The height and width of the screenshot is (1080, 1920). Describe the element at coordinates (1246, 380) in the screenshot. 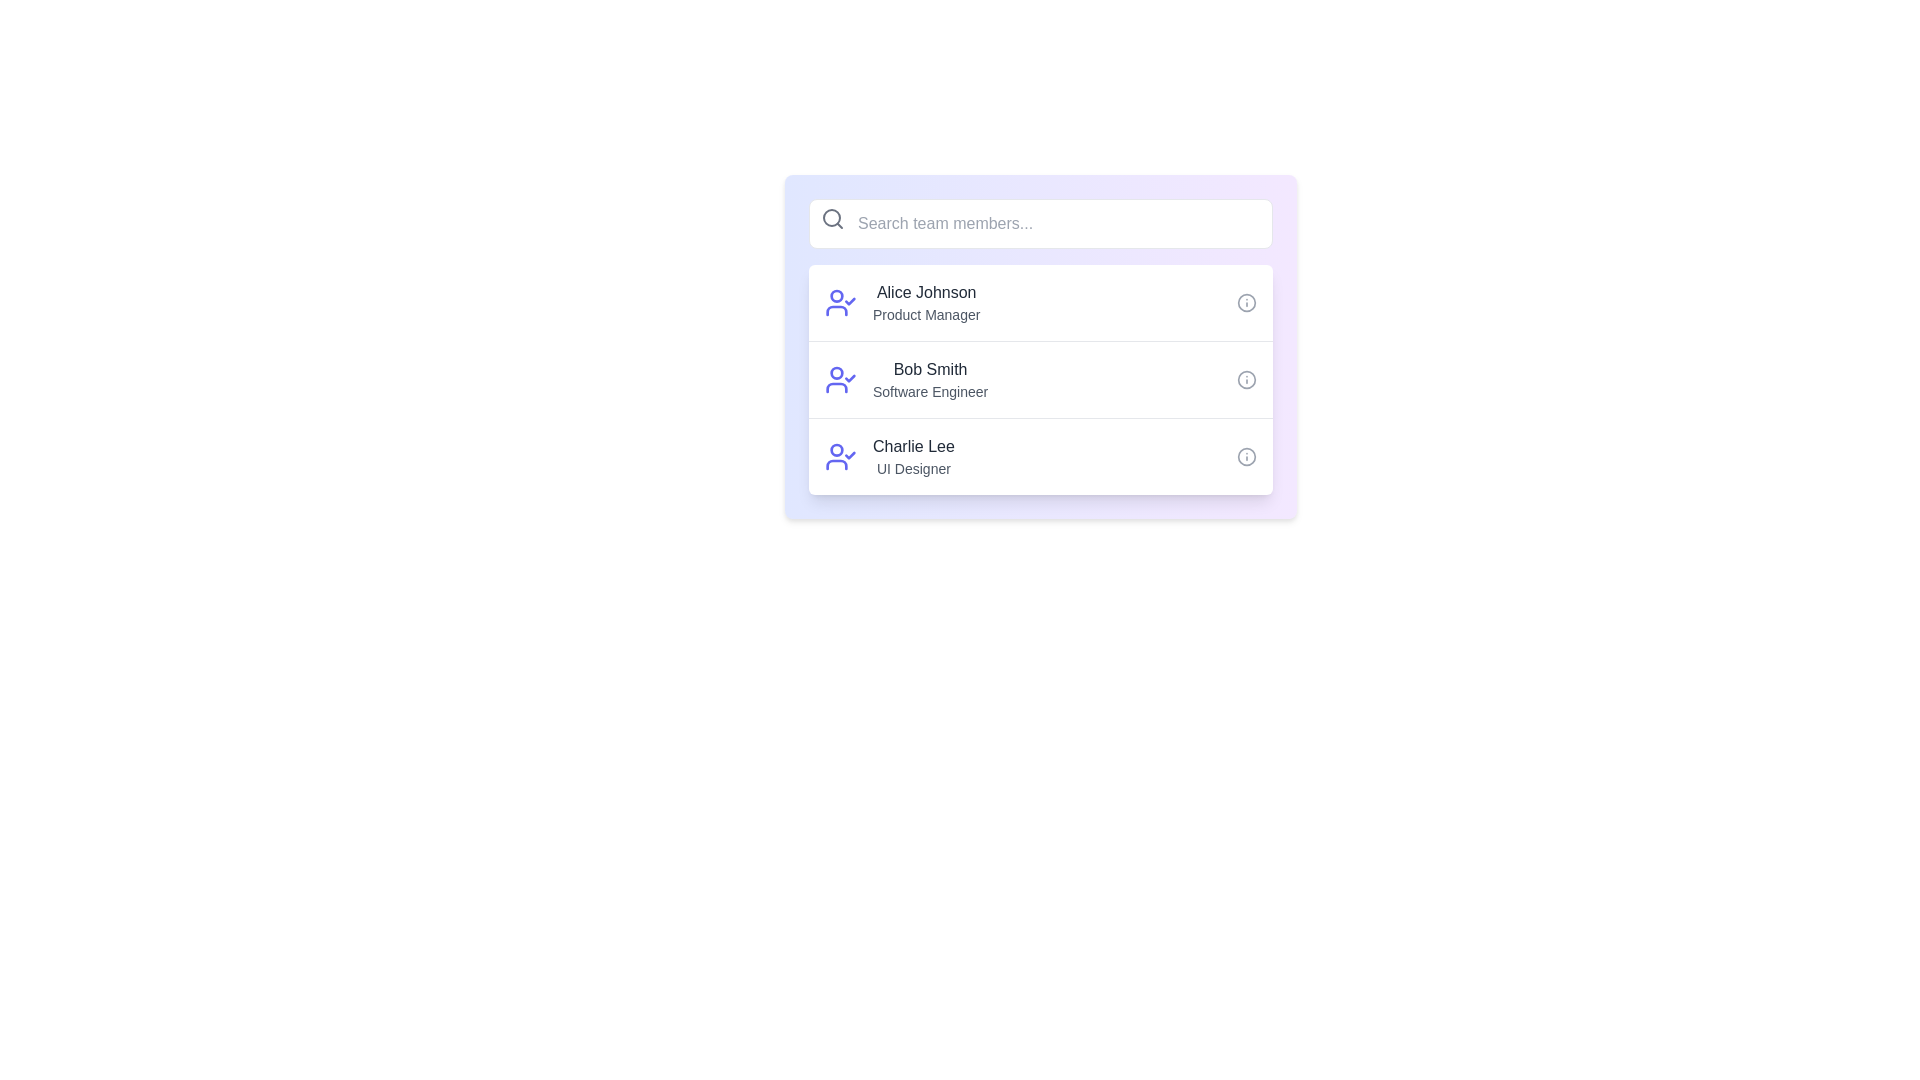

I see `the grey hollow circle icon associated with the 'info' indicator located in the row for 'Bob Smith, Software Engineer'` at that location.